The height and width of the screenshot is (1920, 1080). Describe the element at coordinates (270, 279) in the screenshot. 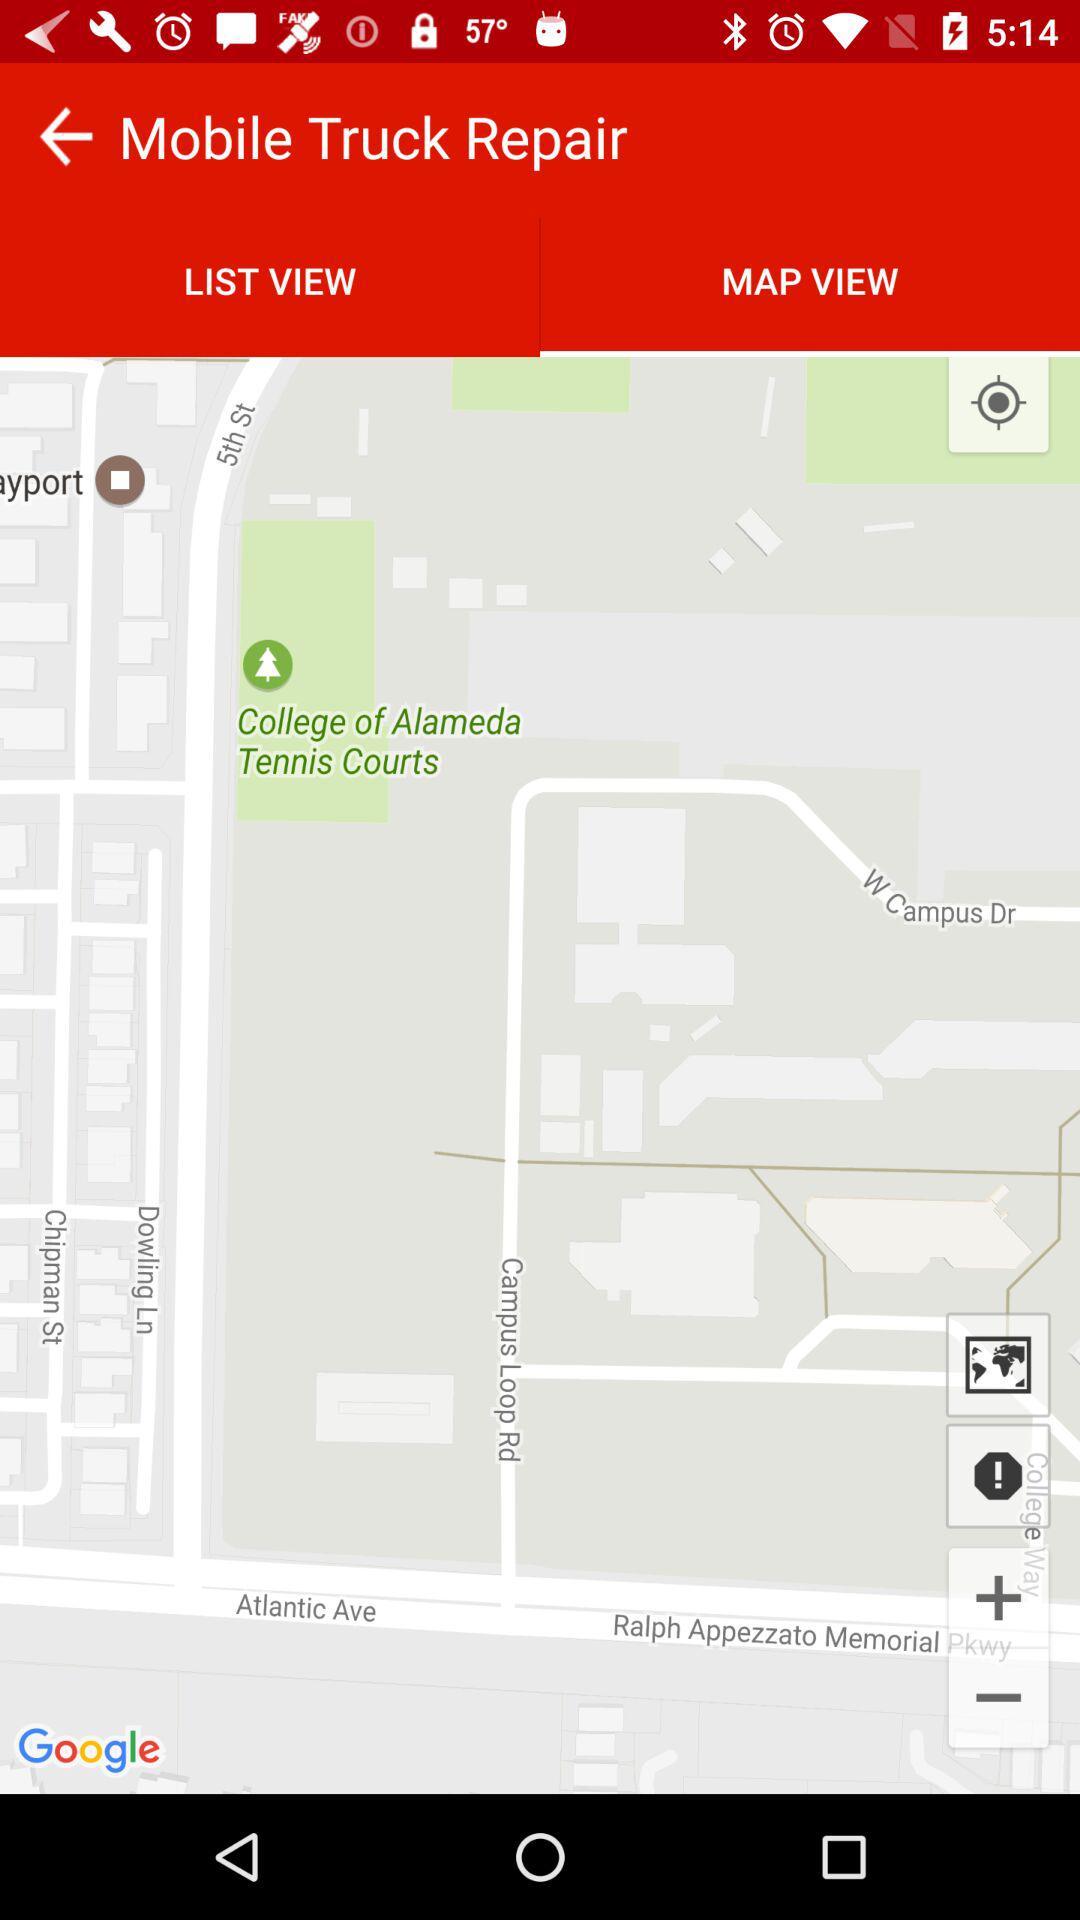

I see `list view item` at that location.